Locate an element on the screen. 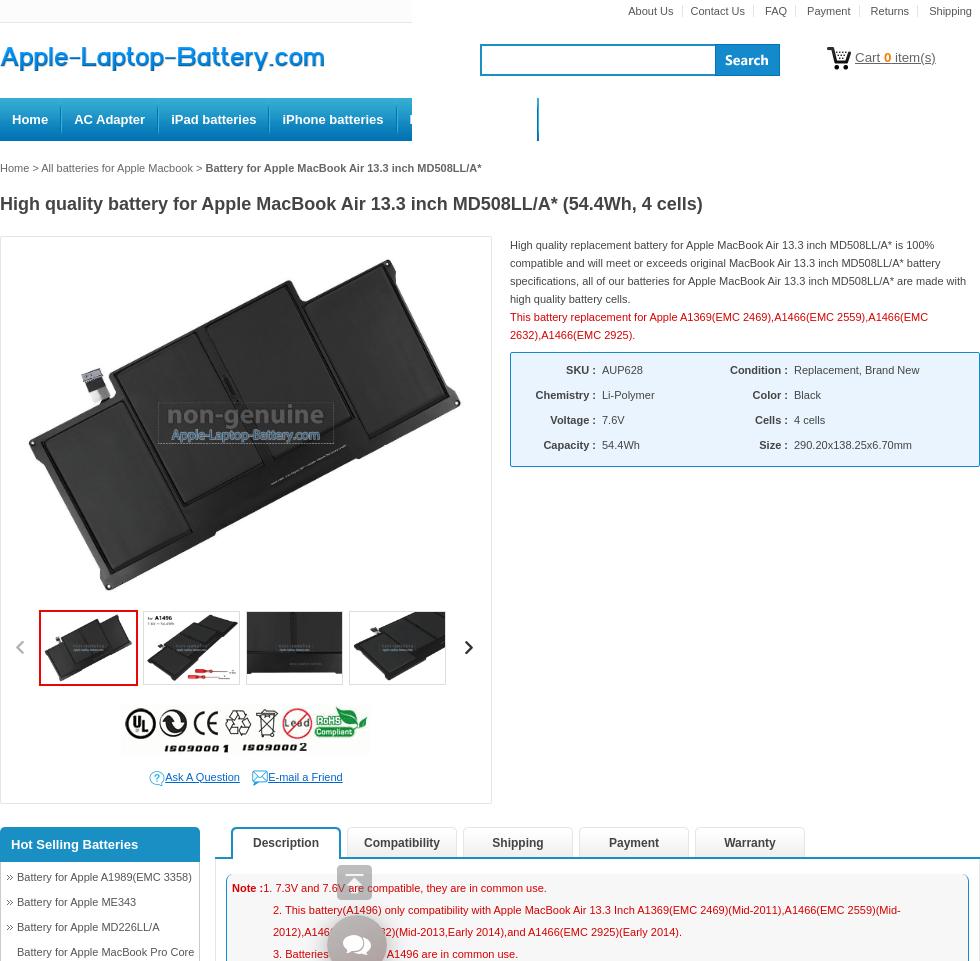 The height and width of the screenshot is (961, 980). '1. 7.3V and 7.6V are compatible, they are in common use.' is located at coordinates (404, 886).